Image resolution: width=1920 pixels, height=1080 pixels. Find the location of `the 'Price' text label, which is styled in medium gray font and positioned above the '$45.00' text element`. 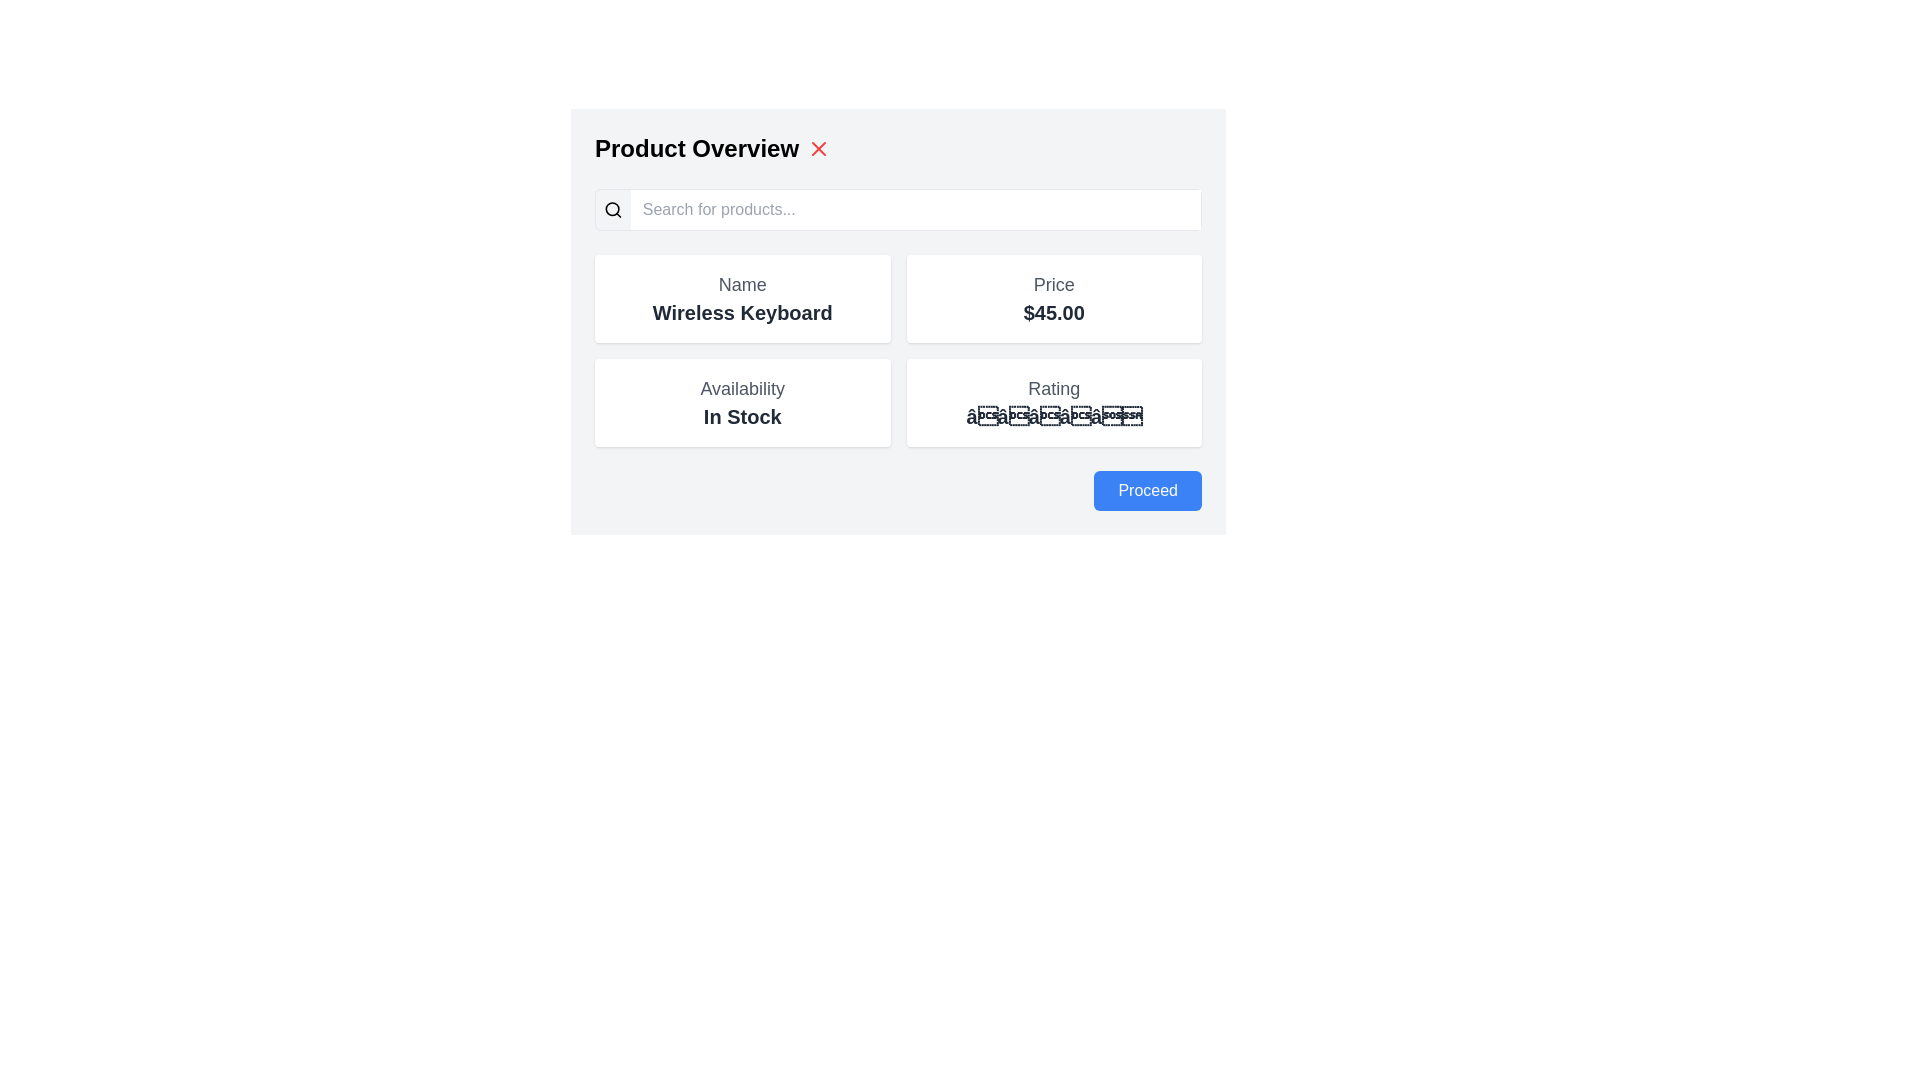

the 'Price' text label, which is styled in medium gray font and positioned above the '$45.00' text element is located at coordinates (1053, 285).